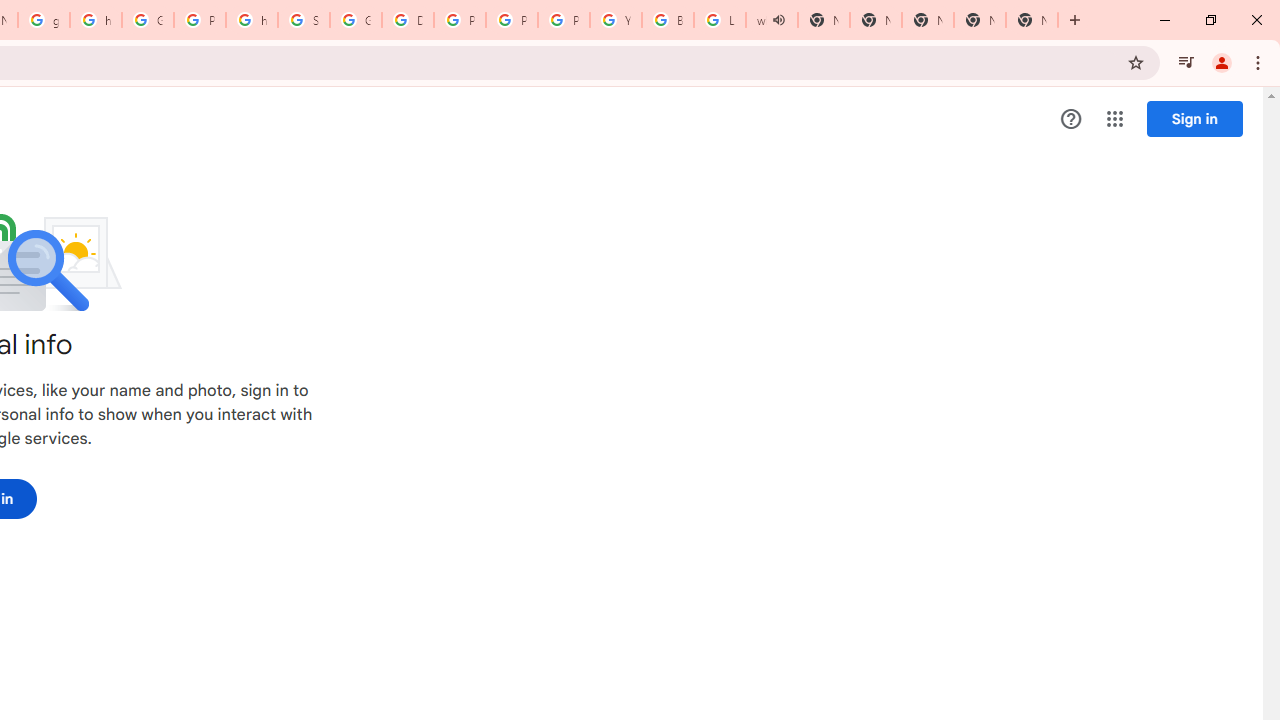 This screenshot has width=1280, height=720. I want to click on 'https://scholar.google.com/', so click(251, 20).